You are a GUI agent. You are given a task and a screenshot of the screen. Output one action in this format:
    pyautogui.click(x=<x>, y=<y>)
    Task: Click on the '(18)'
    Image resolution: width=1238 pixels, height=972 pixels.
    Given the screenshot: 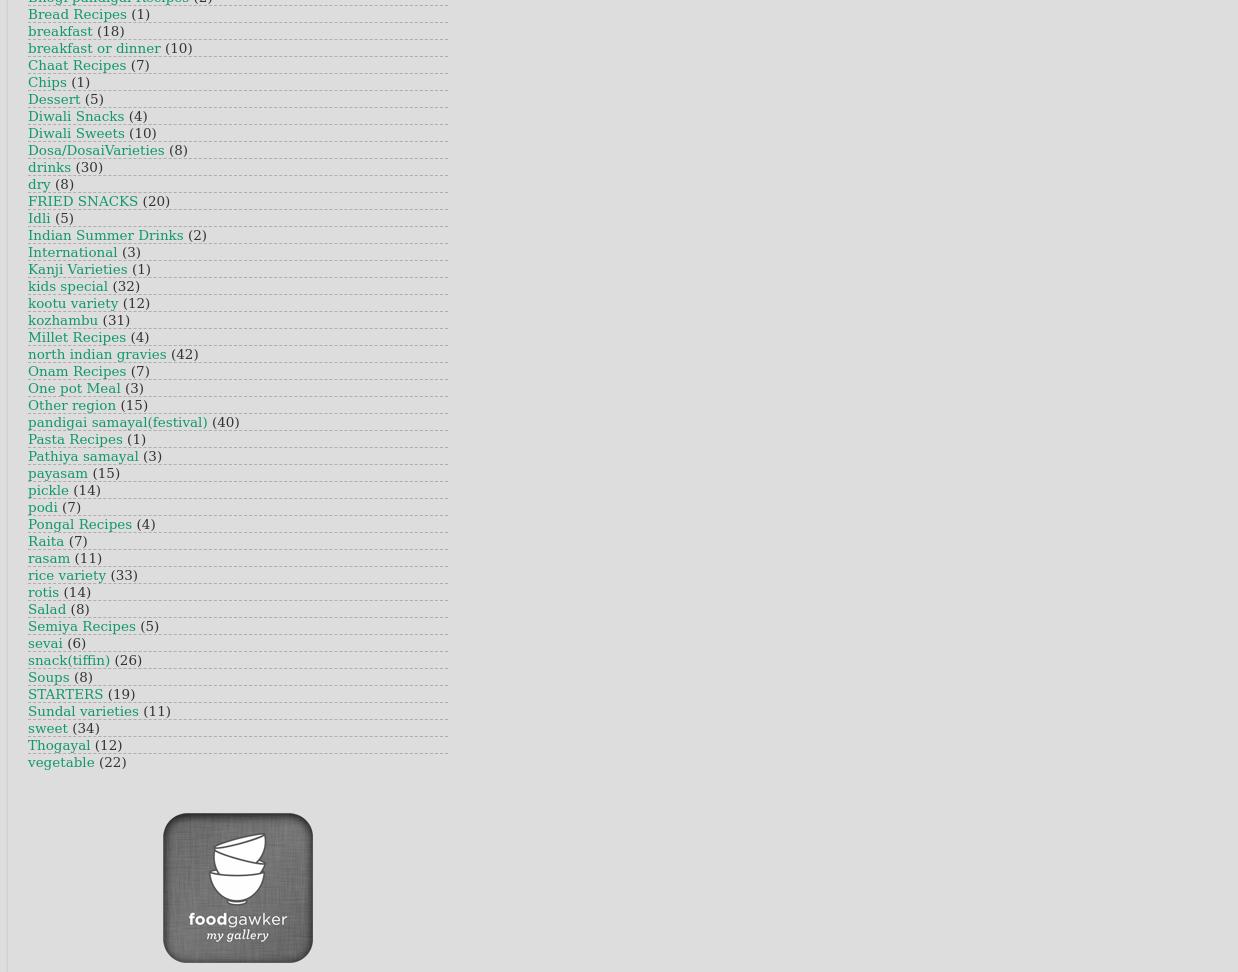 What is the action you would take?
    pyautogui.click(x=110, y=31)
    